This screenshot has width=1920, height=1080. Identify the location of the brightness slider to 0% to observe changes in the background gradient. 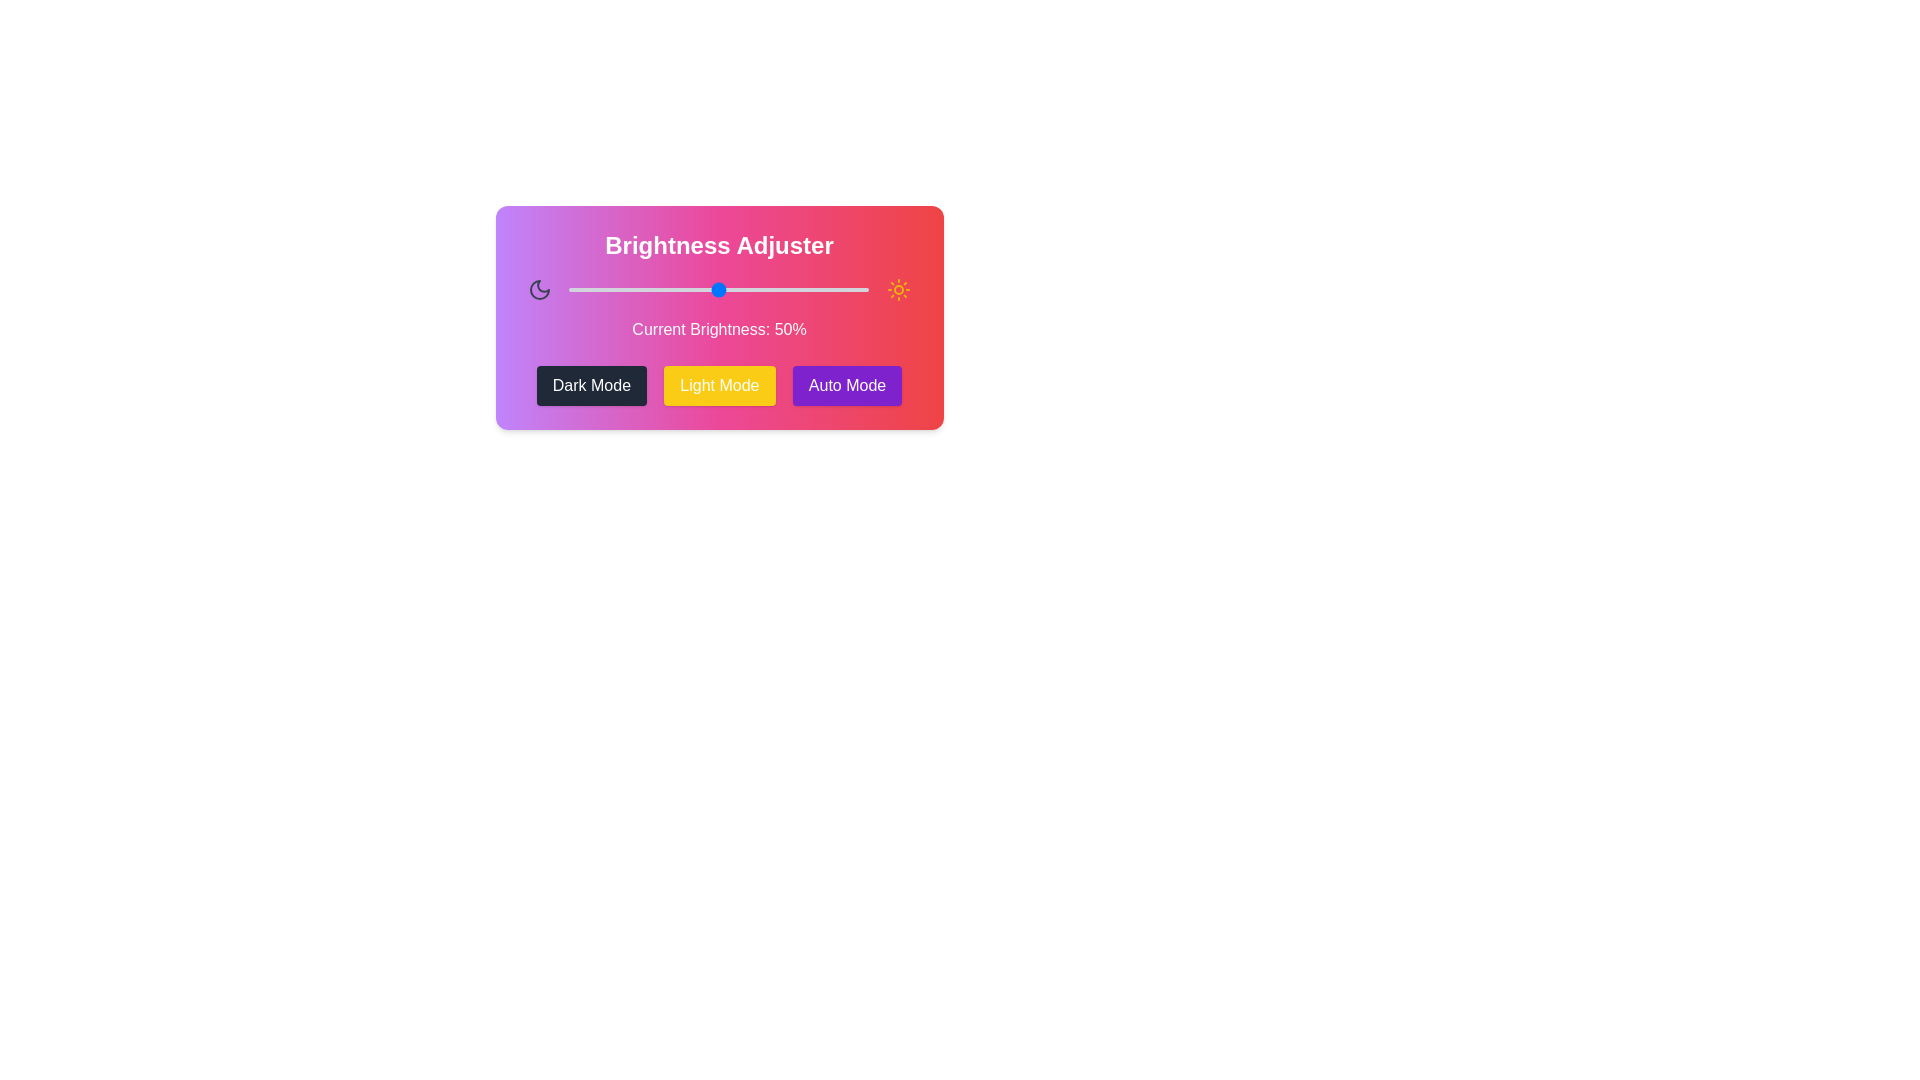
(568, 289).